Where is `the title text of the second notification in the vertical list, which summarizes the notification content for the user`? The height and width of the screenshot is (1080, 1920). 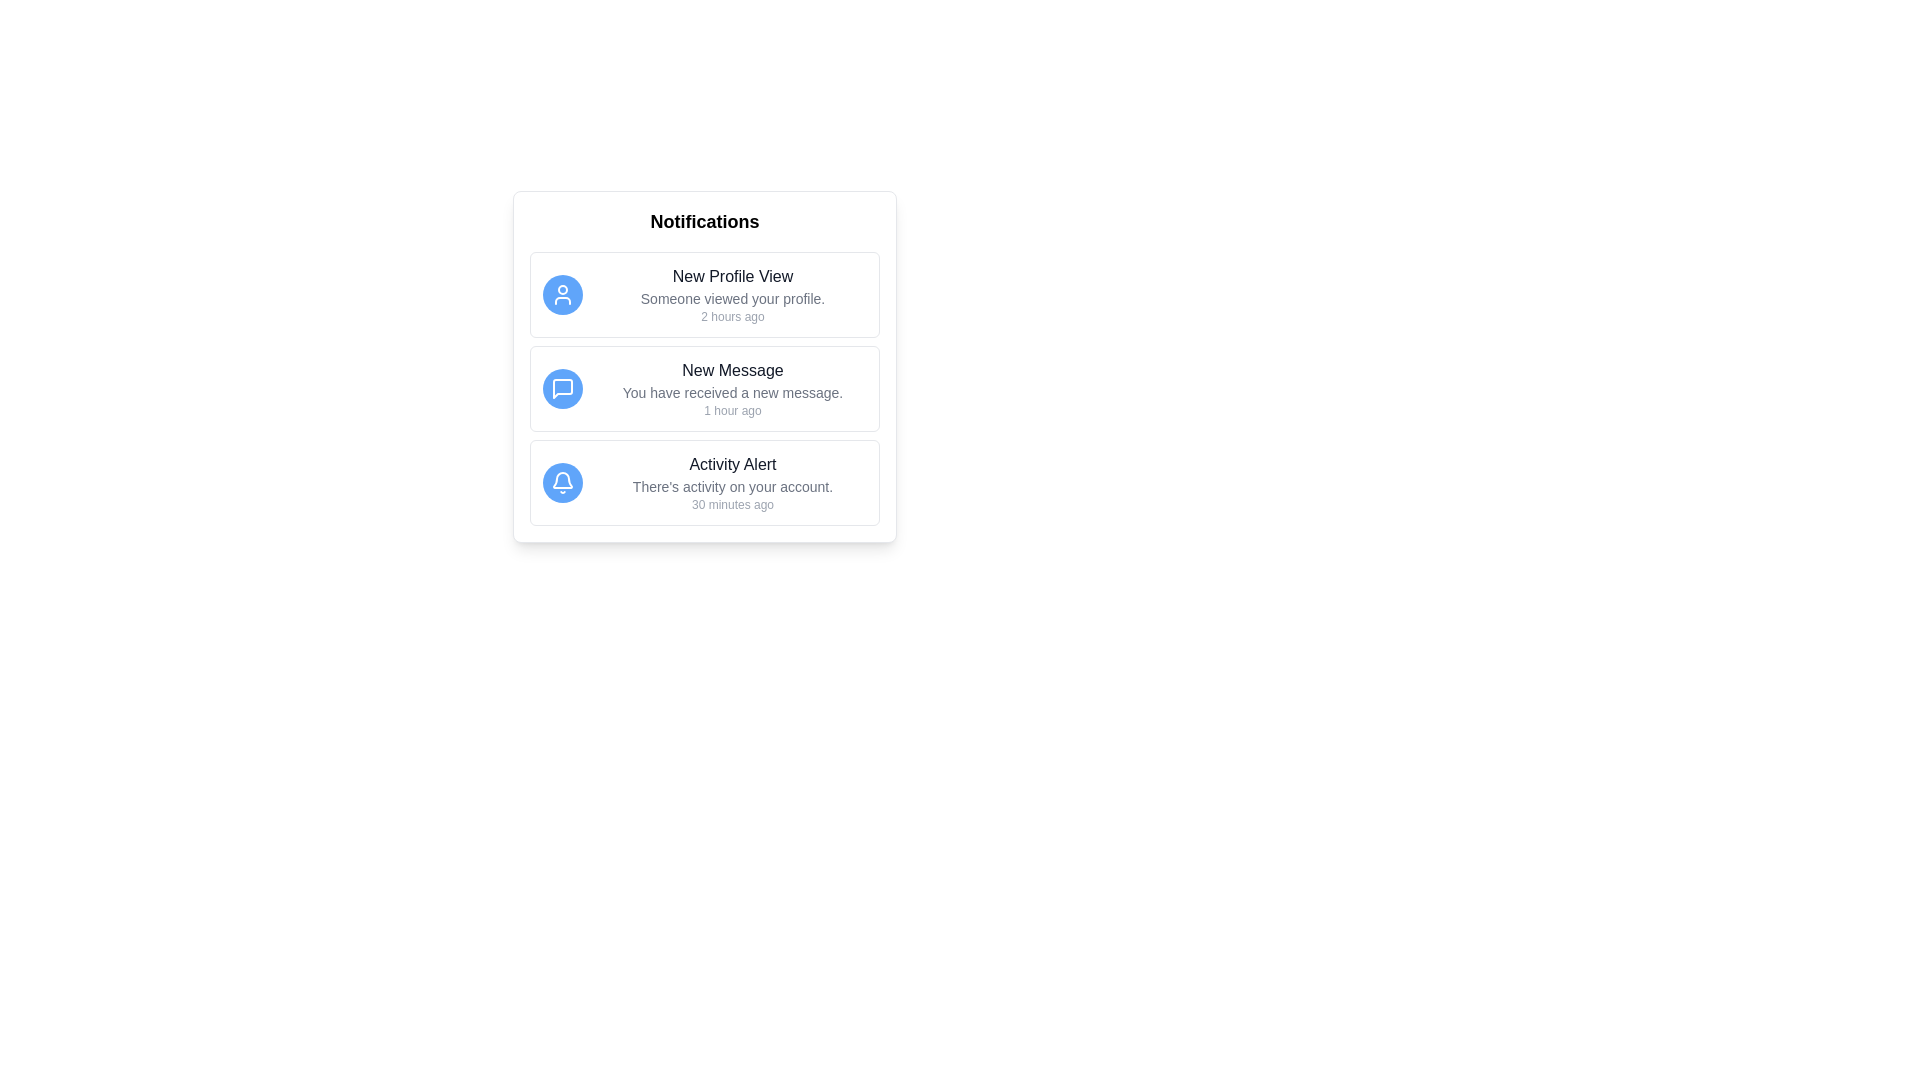
the title text of the second notification in the vertical list, which summarizes the notification content for the user is located at coordinates (732, 370).